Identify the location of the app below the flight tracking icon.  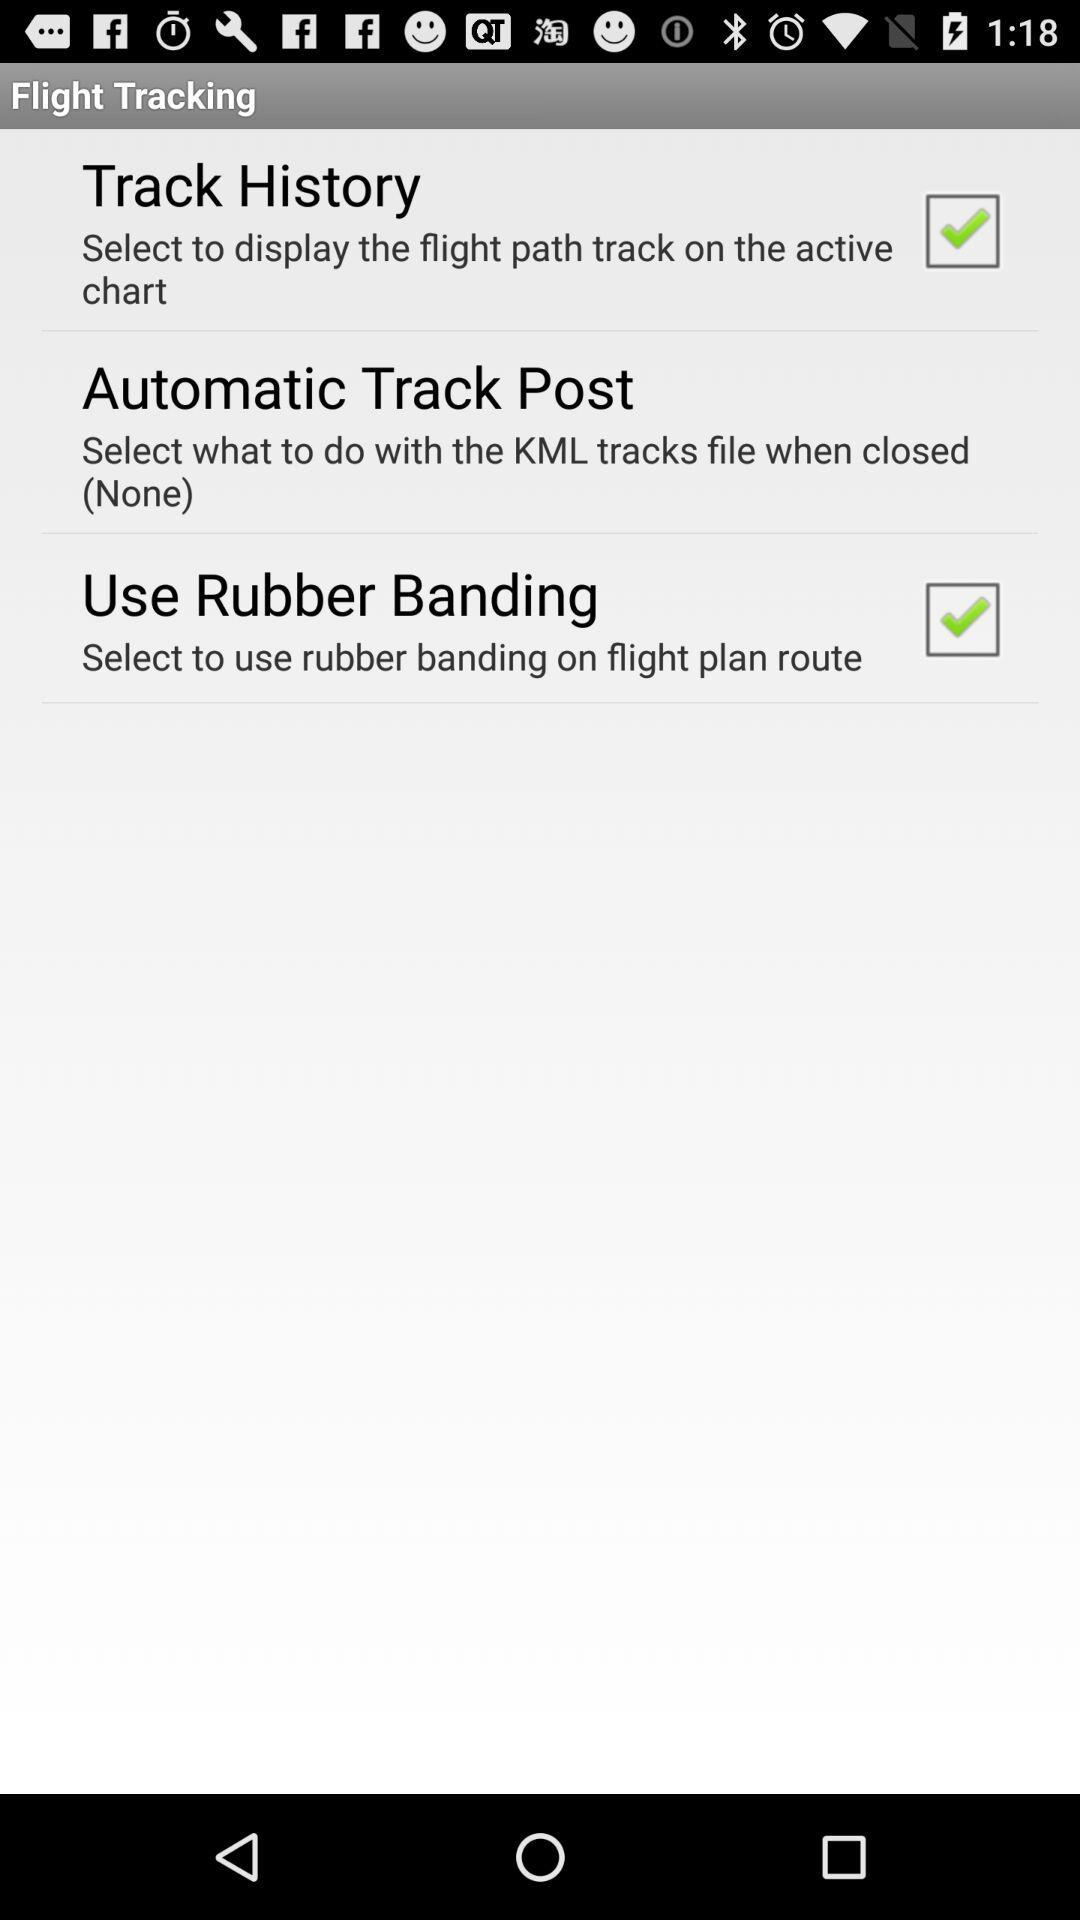
(250, 183).